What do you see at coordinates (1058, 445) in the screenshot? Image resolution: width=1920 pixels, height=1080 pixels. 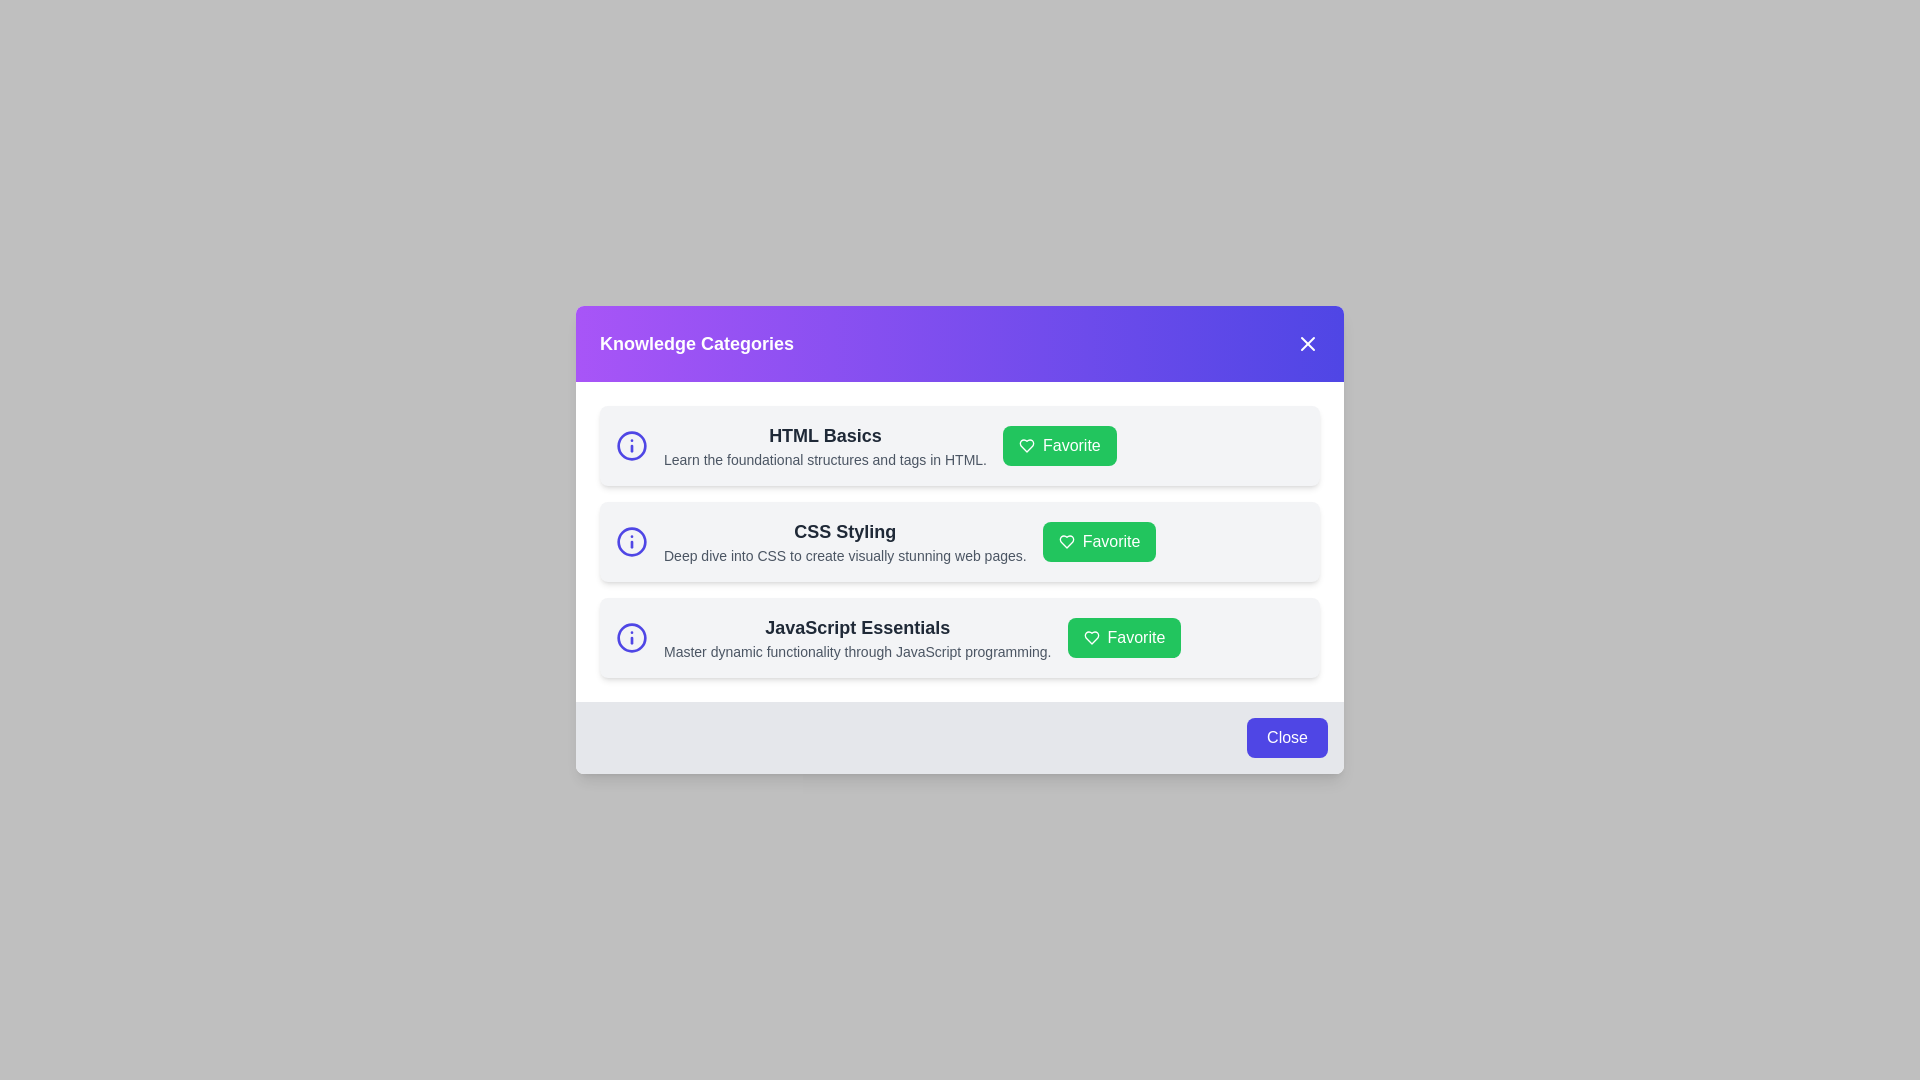 I see `the 'Favorite' button, which has a green background, white text, and a heart icon, located to the right of the 'HTML Basics' text` at bounding box center [1058, 445].